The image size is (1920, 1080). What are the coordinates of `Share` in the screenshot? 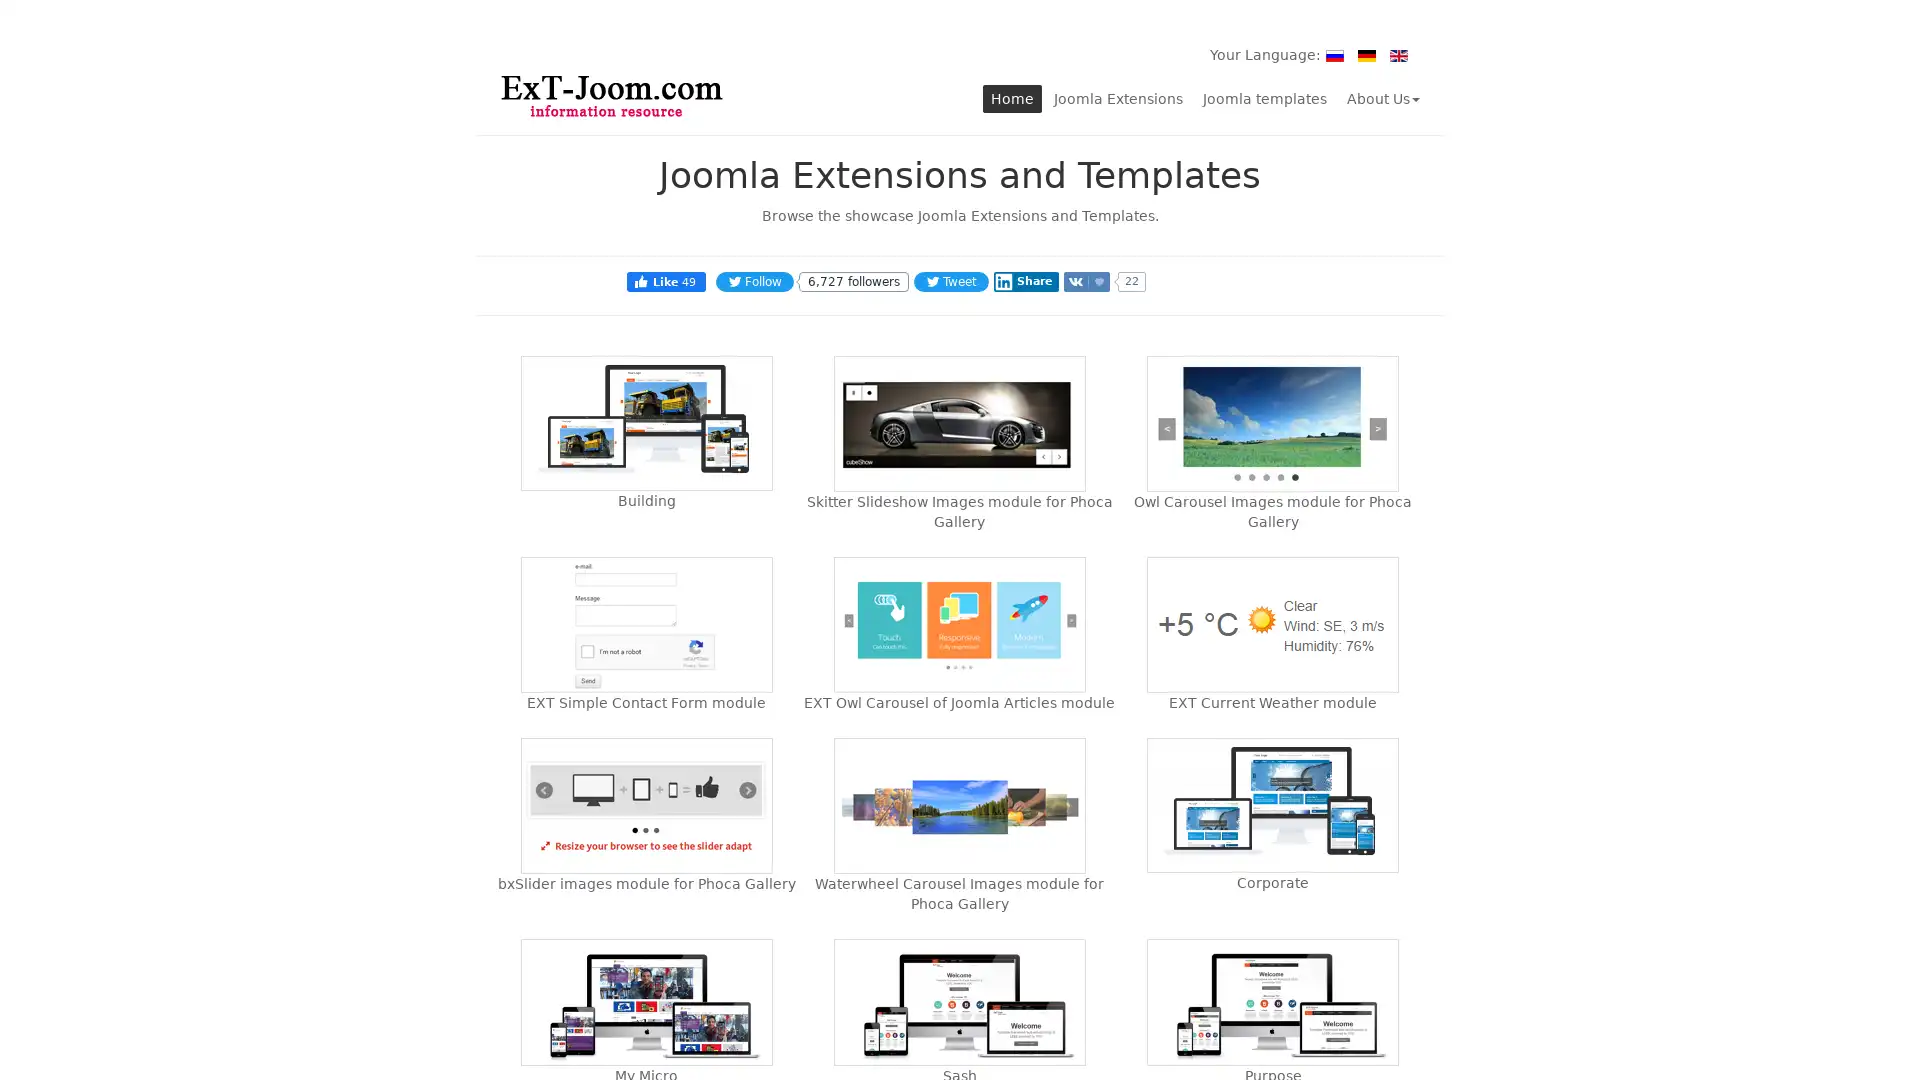 It's located at (1026, 281).